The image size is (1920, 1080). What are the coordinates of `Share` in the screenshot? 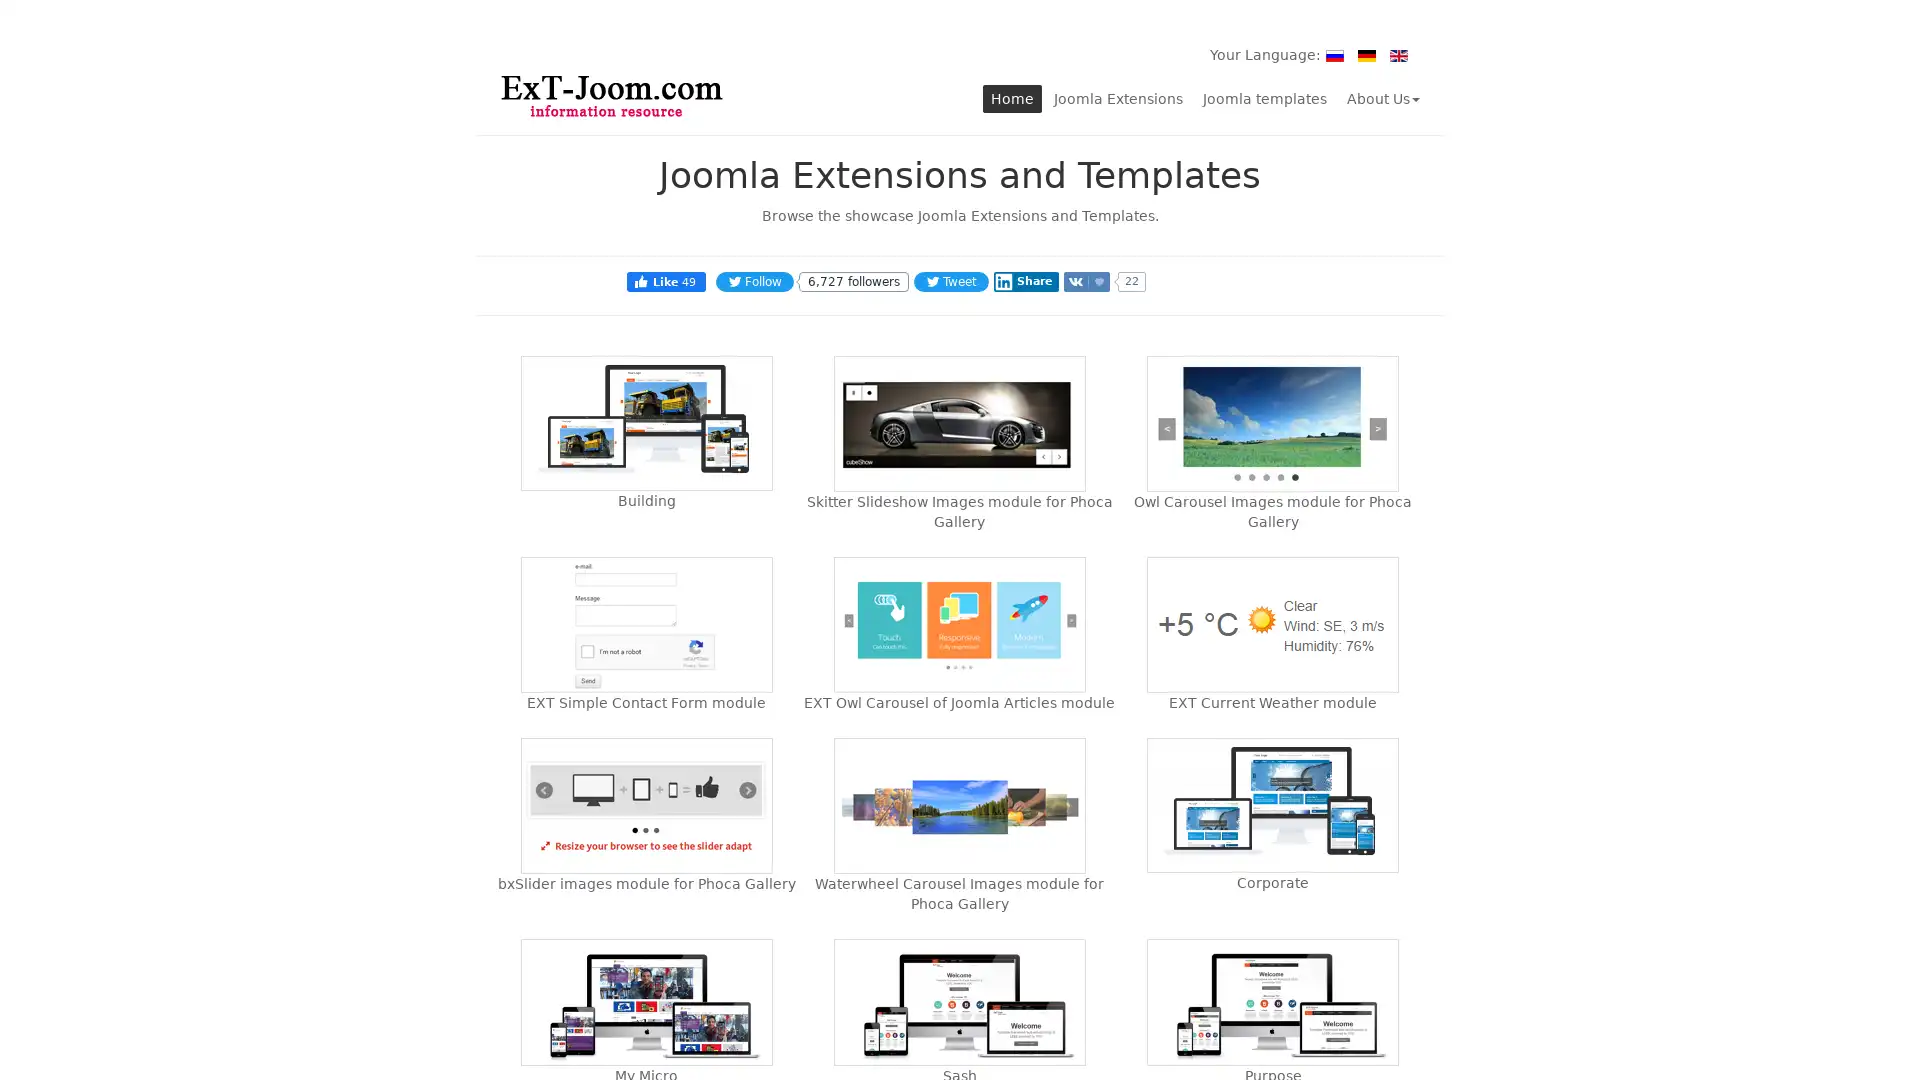 It's located at (1026, 281).